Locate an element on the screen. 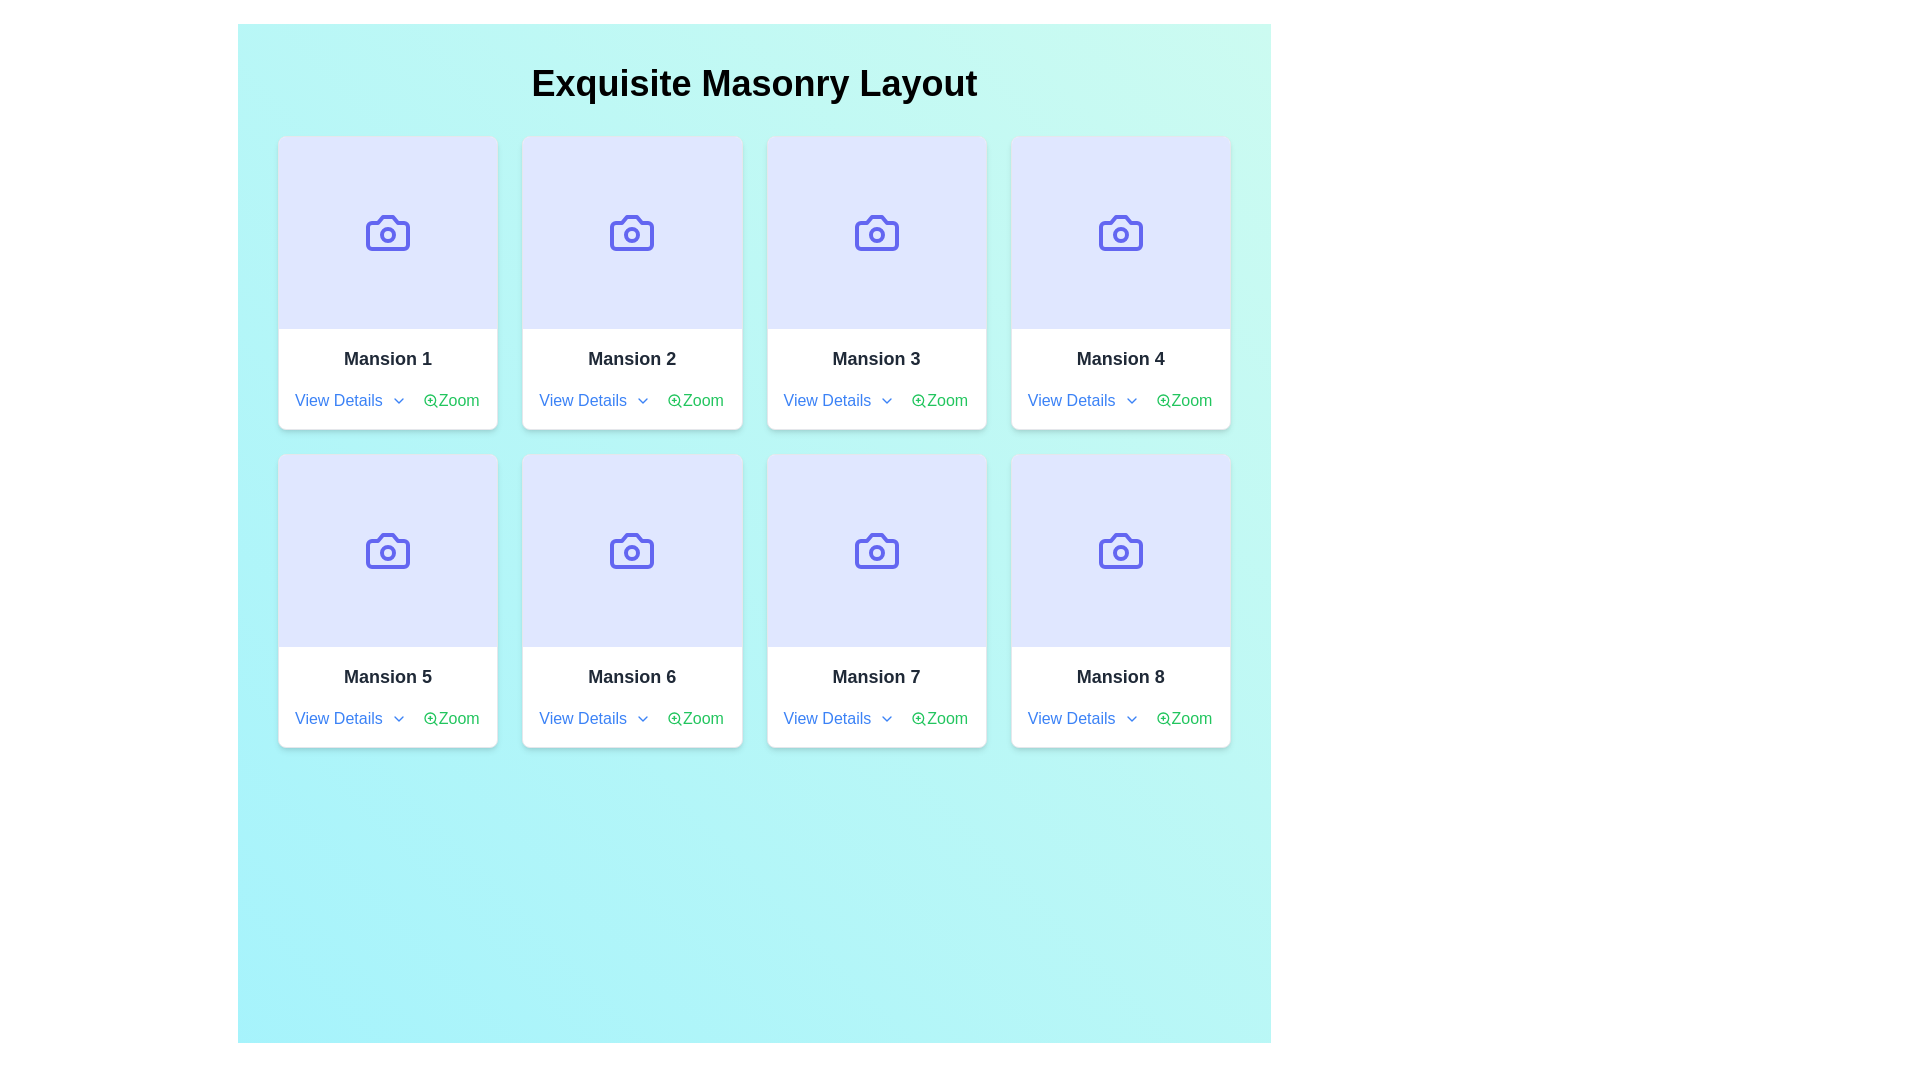 This screenshot has width=1920, height=1080. the centrally aligned blue camera icon on the light purple card in the 'Mansion 6' section is located at coordinates (631, 551).